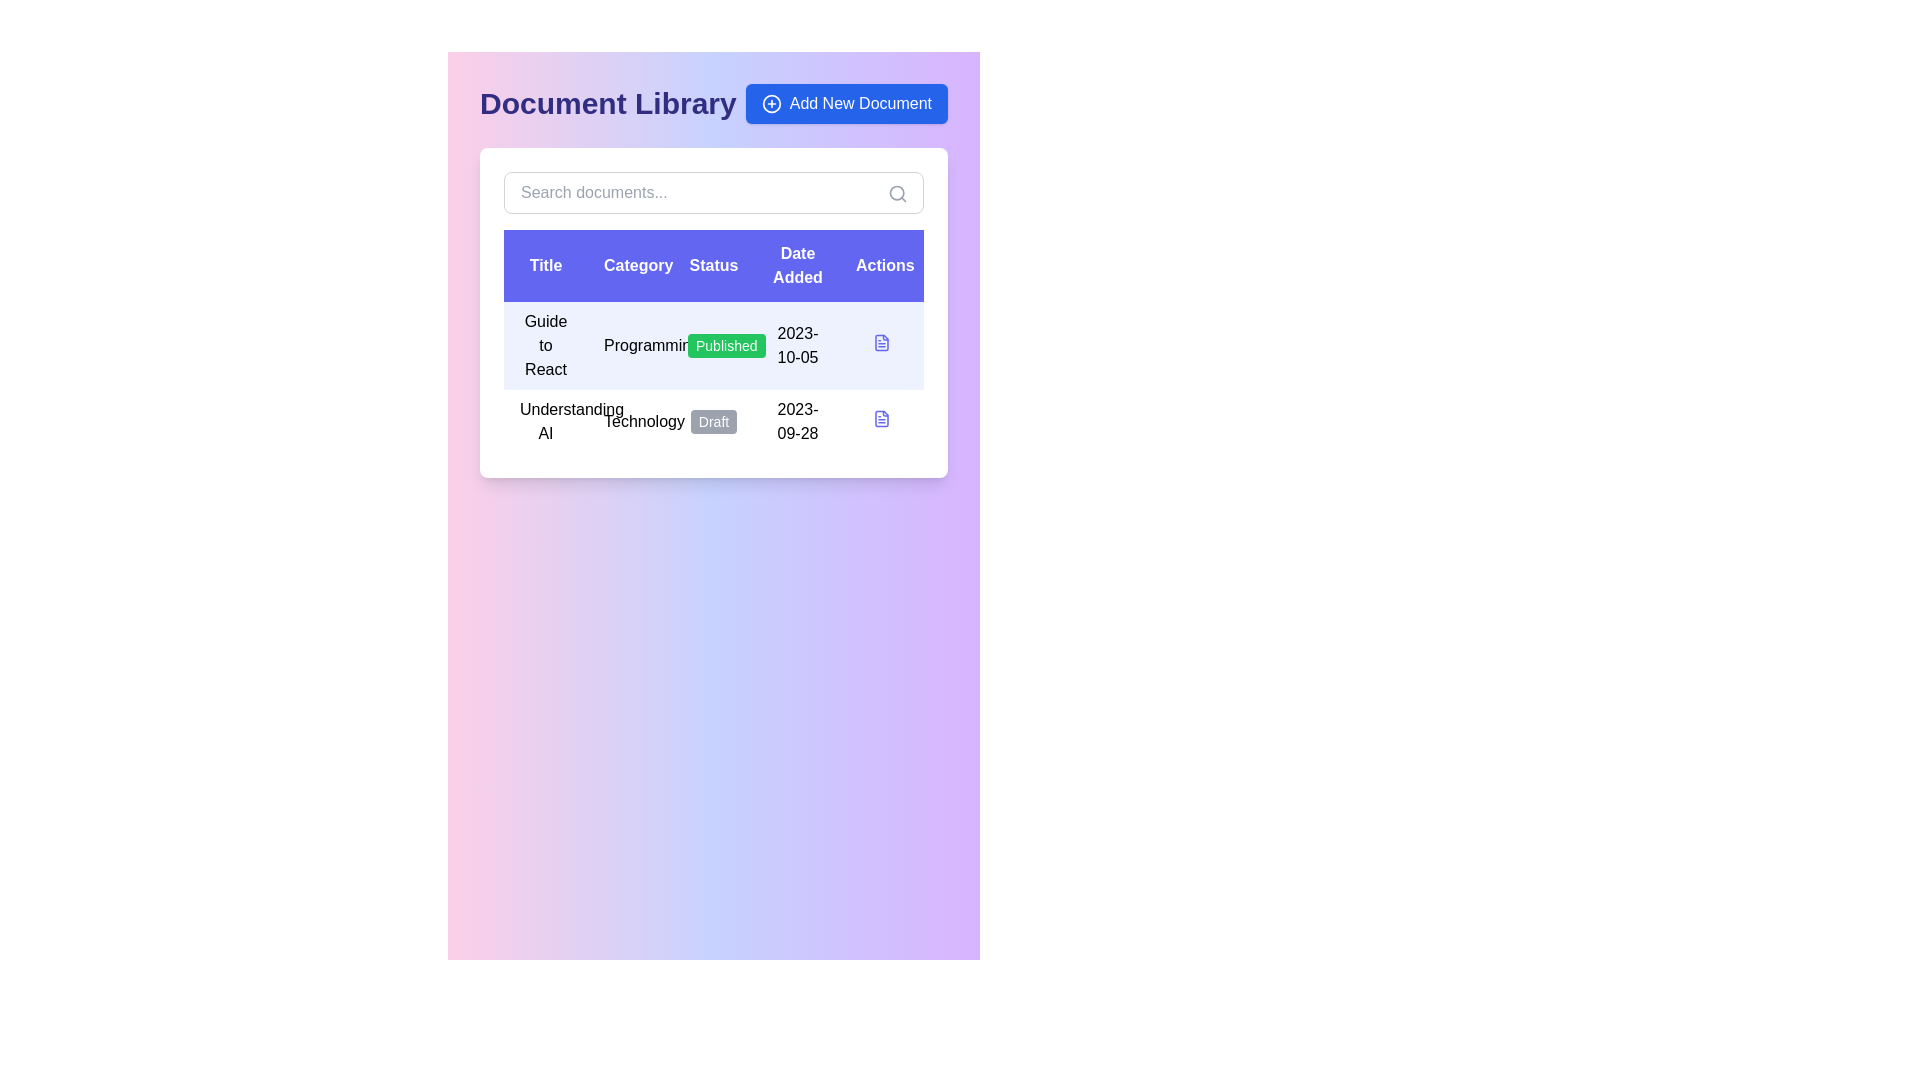 This screenshot has height=1080, width=1920. Describe the element at coordinates (881, 265) in the screenshot. I see `the 'Actions' header label in the table, which is the fifth section of the header row` at that location.